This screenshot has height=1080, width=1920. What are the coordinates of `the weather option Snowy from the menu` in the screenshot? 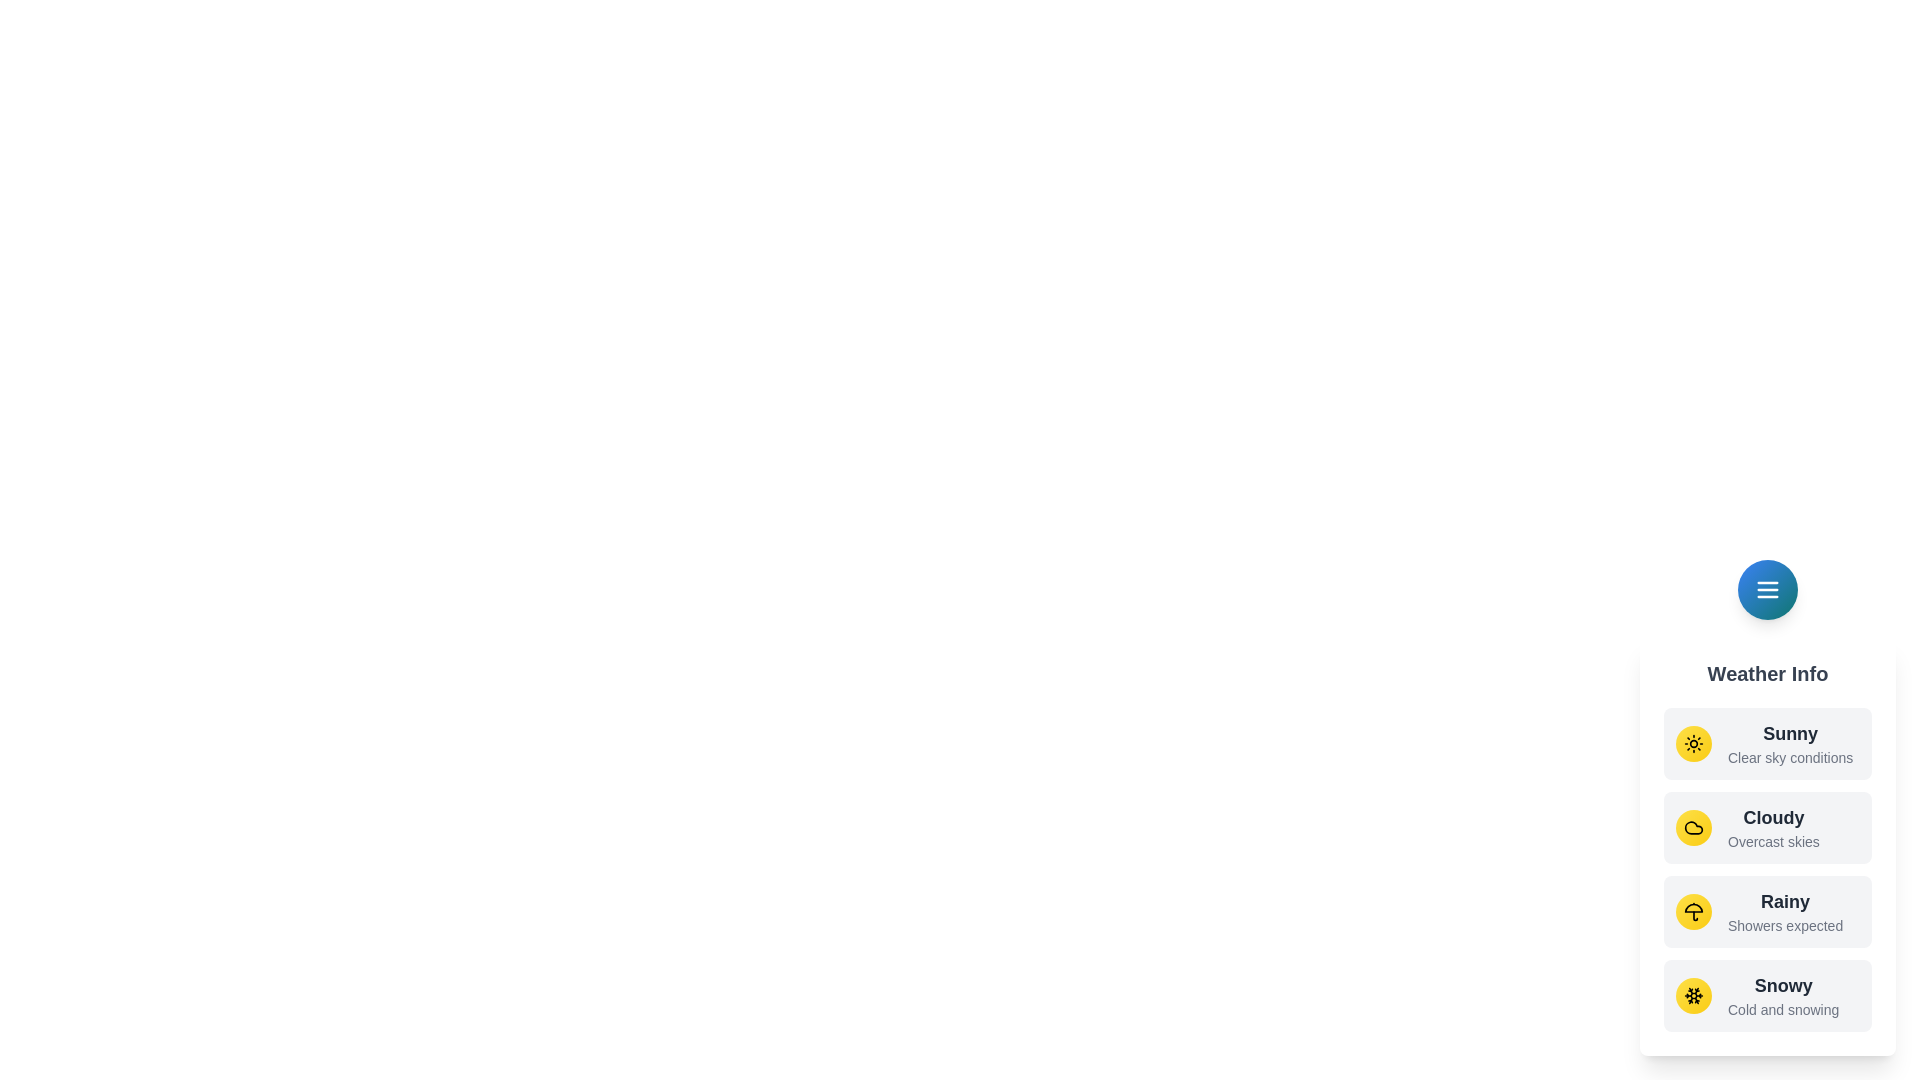 It's located at (1767, 995).